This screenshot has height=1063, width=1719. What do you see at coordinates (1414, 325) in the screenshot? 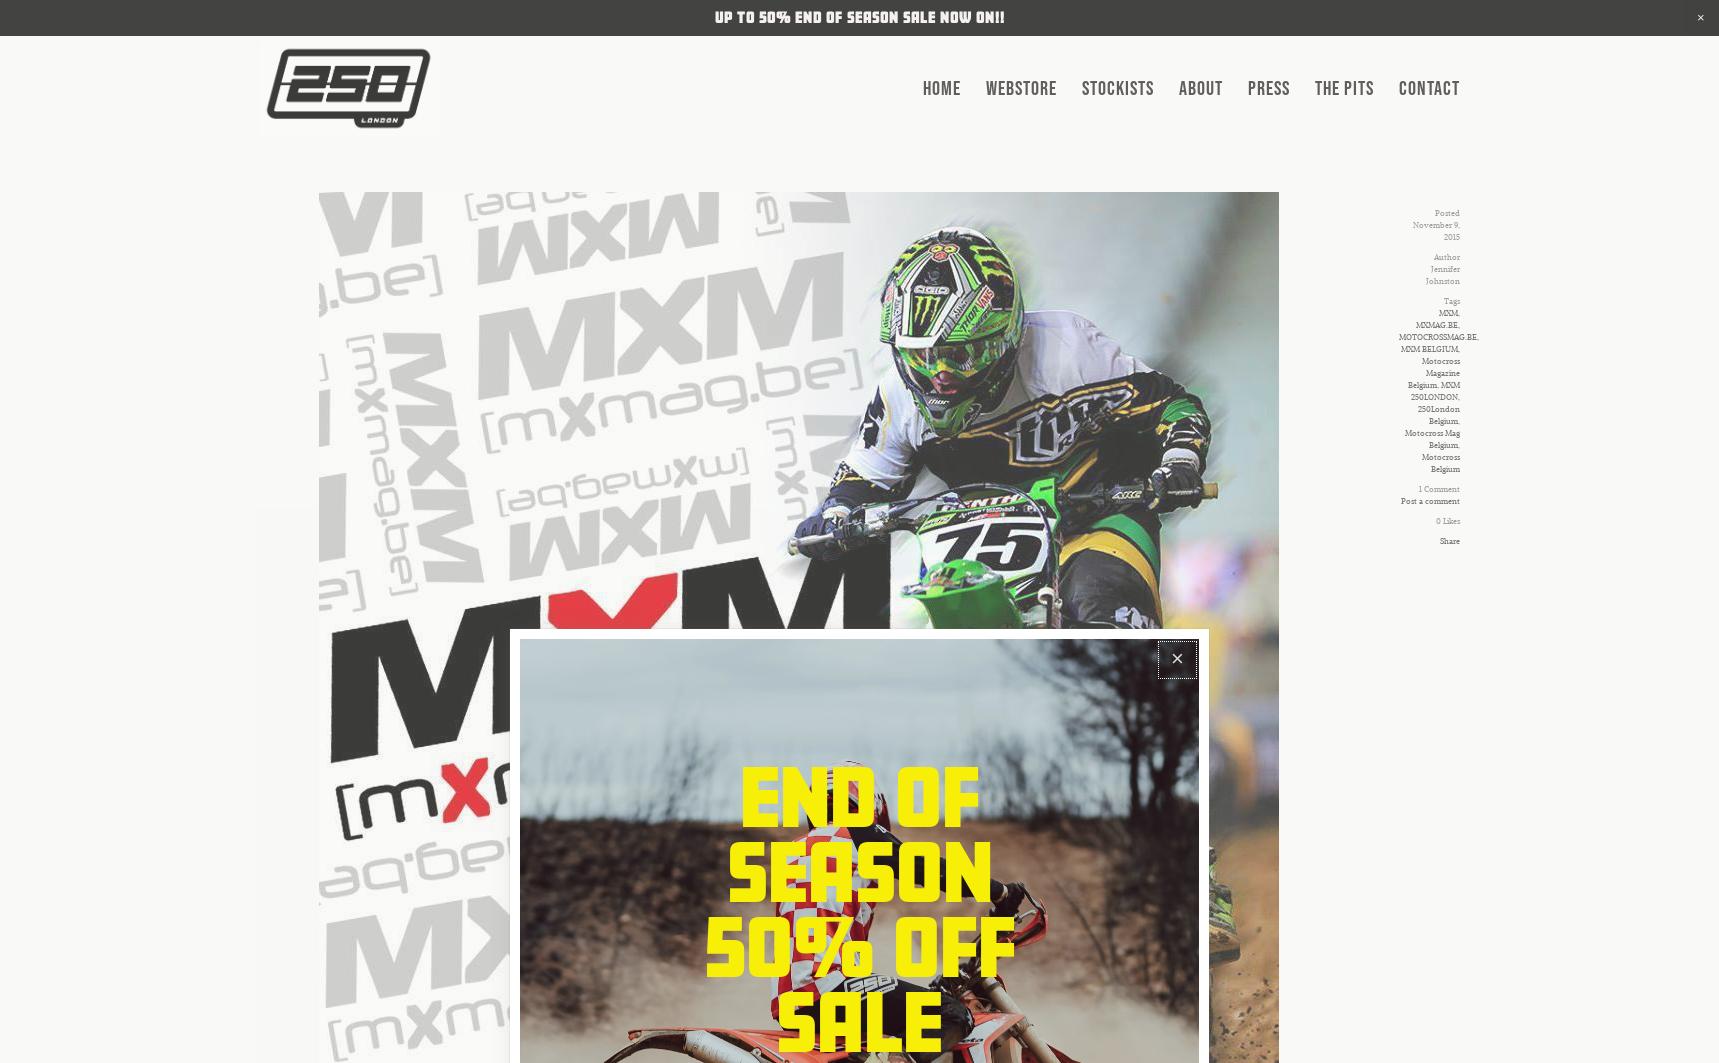
I see `'MXMAG.BE,'` at bounding box center [1414, 325].